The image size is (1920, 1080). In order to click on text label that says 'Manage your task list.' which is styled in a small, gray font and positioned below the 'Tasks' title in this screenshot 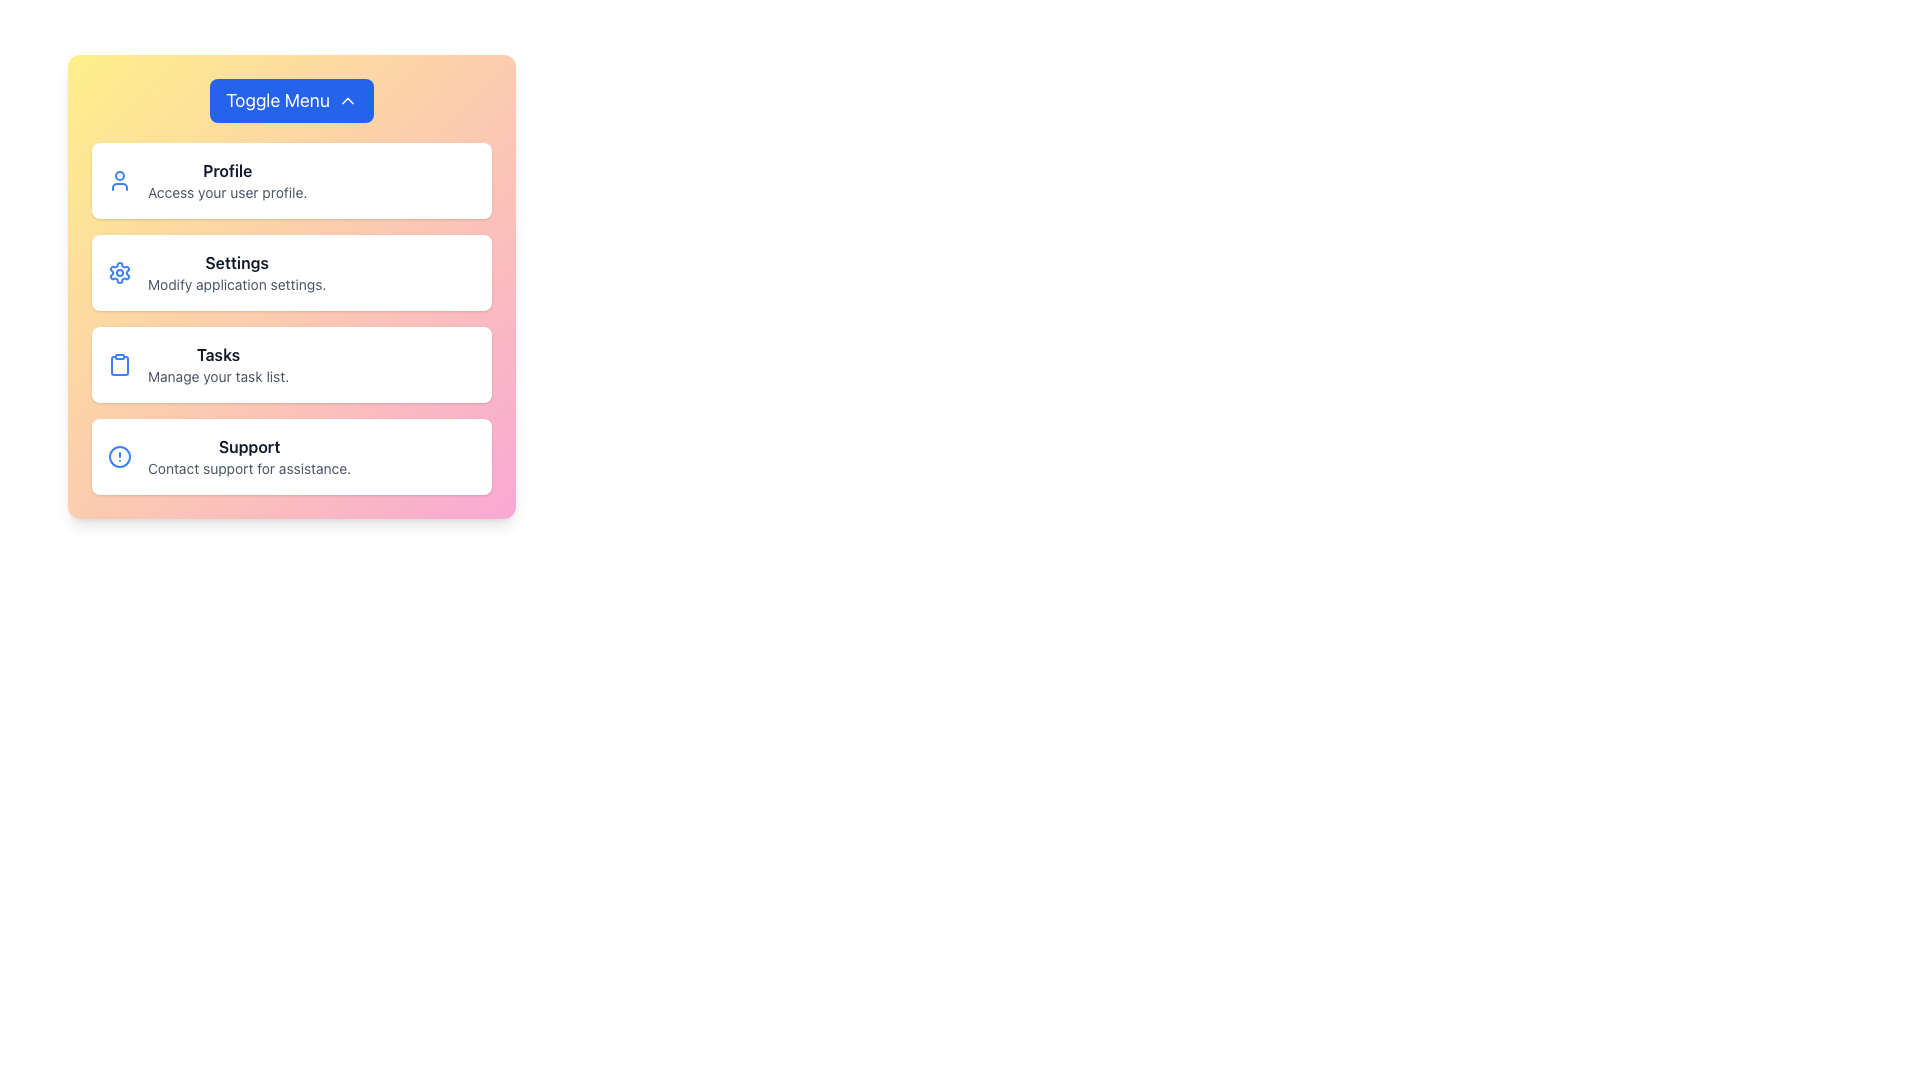, I will do `click(218, 377)`.